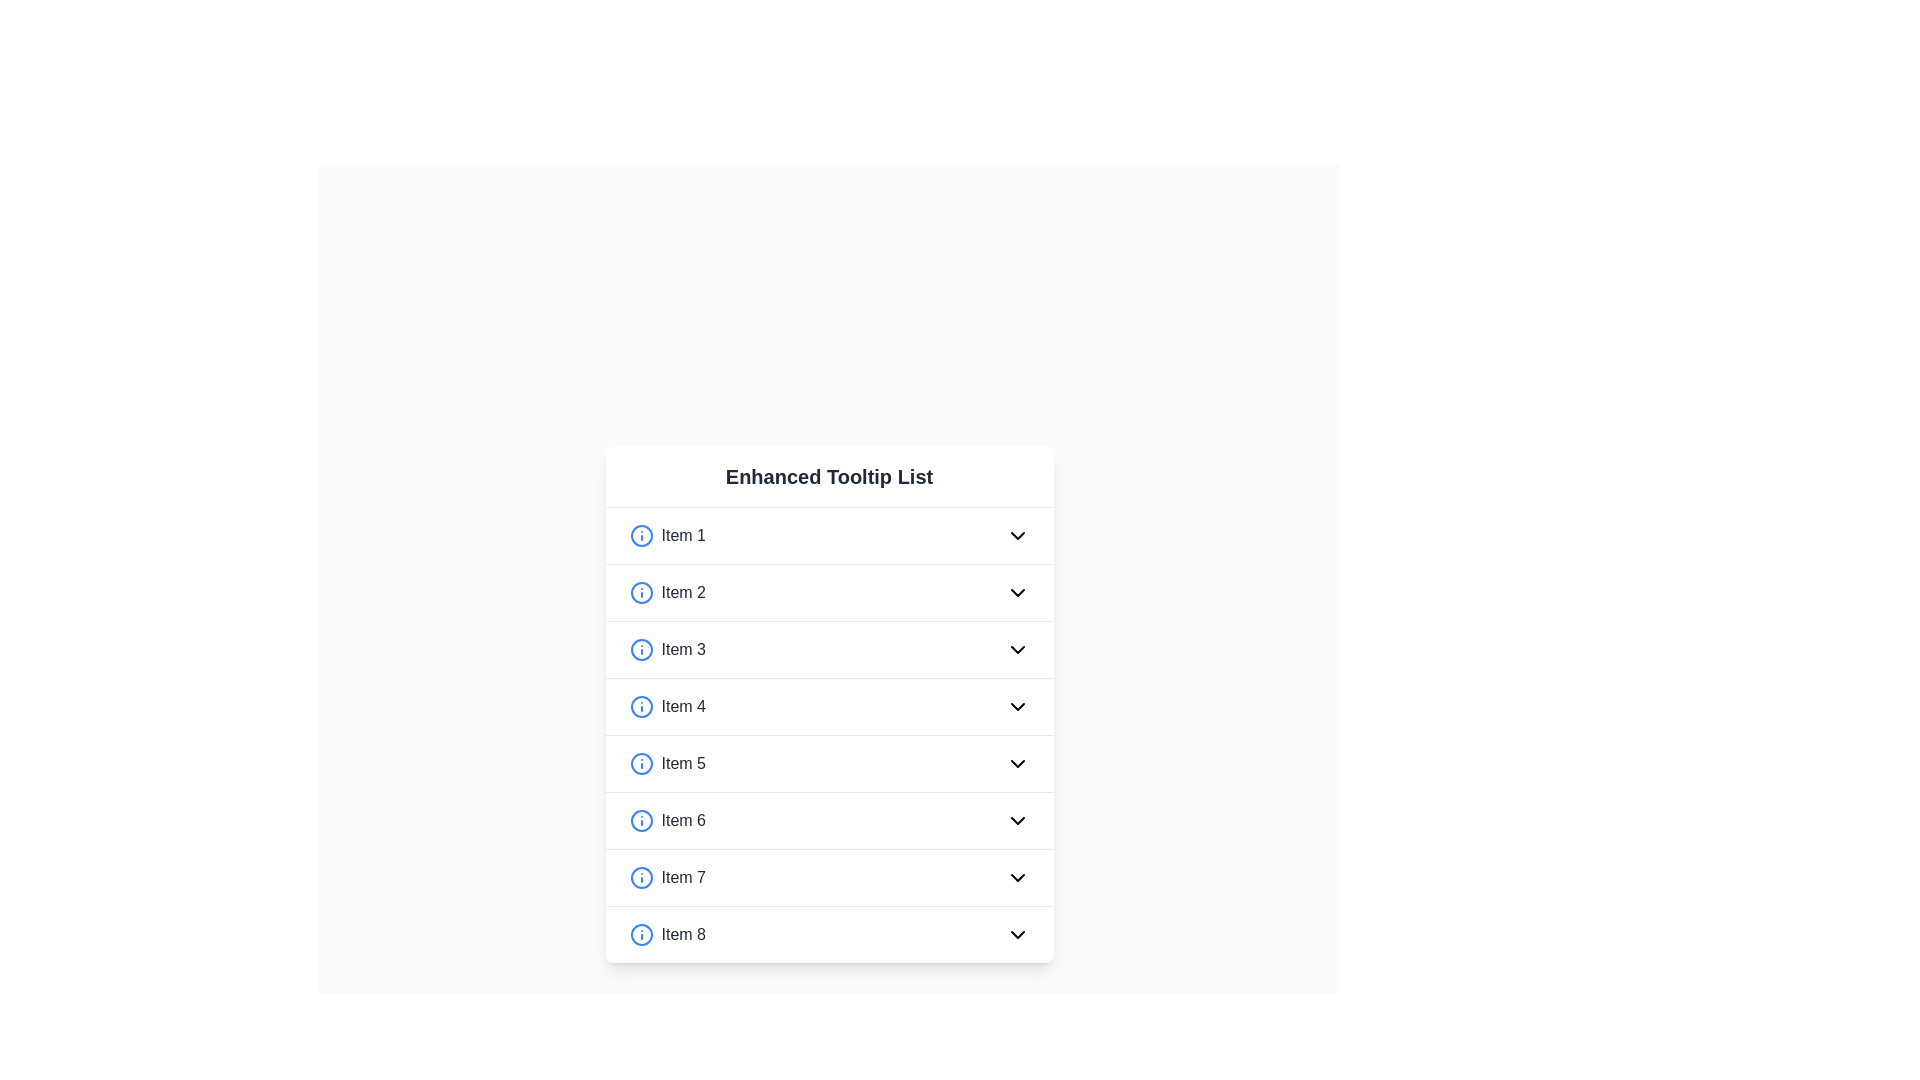  What do you see at coordinates (641, 650) in the screenshot?
I see `the icon located to the left of 'Item 3' in the list` at bounding box center [641, 650].